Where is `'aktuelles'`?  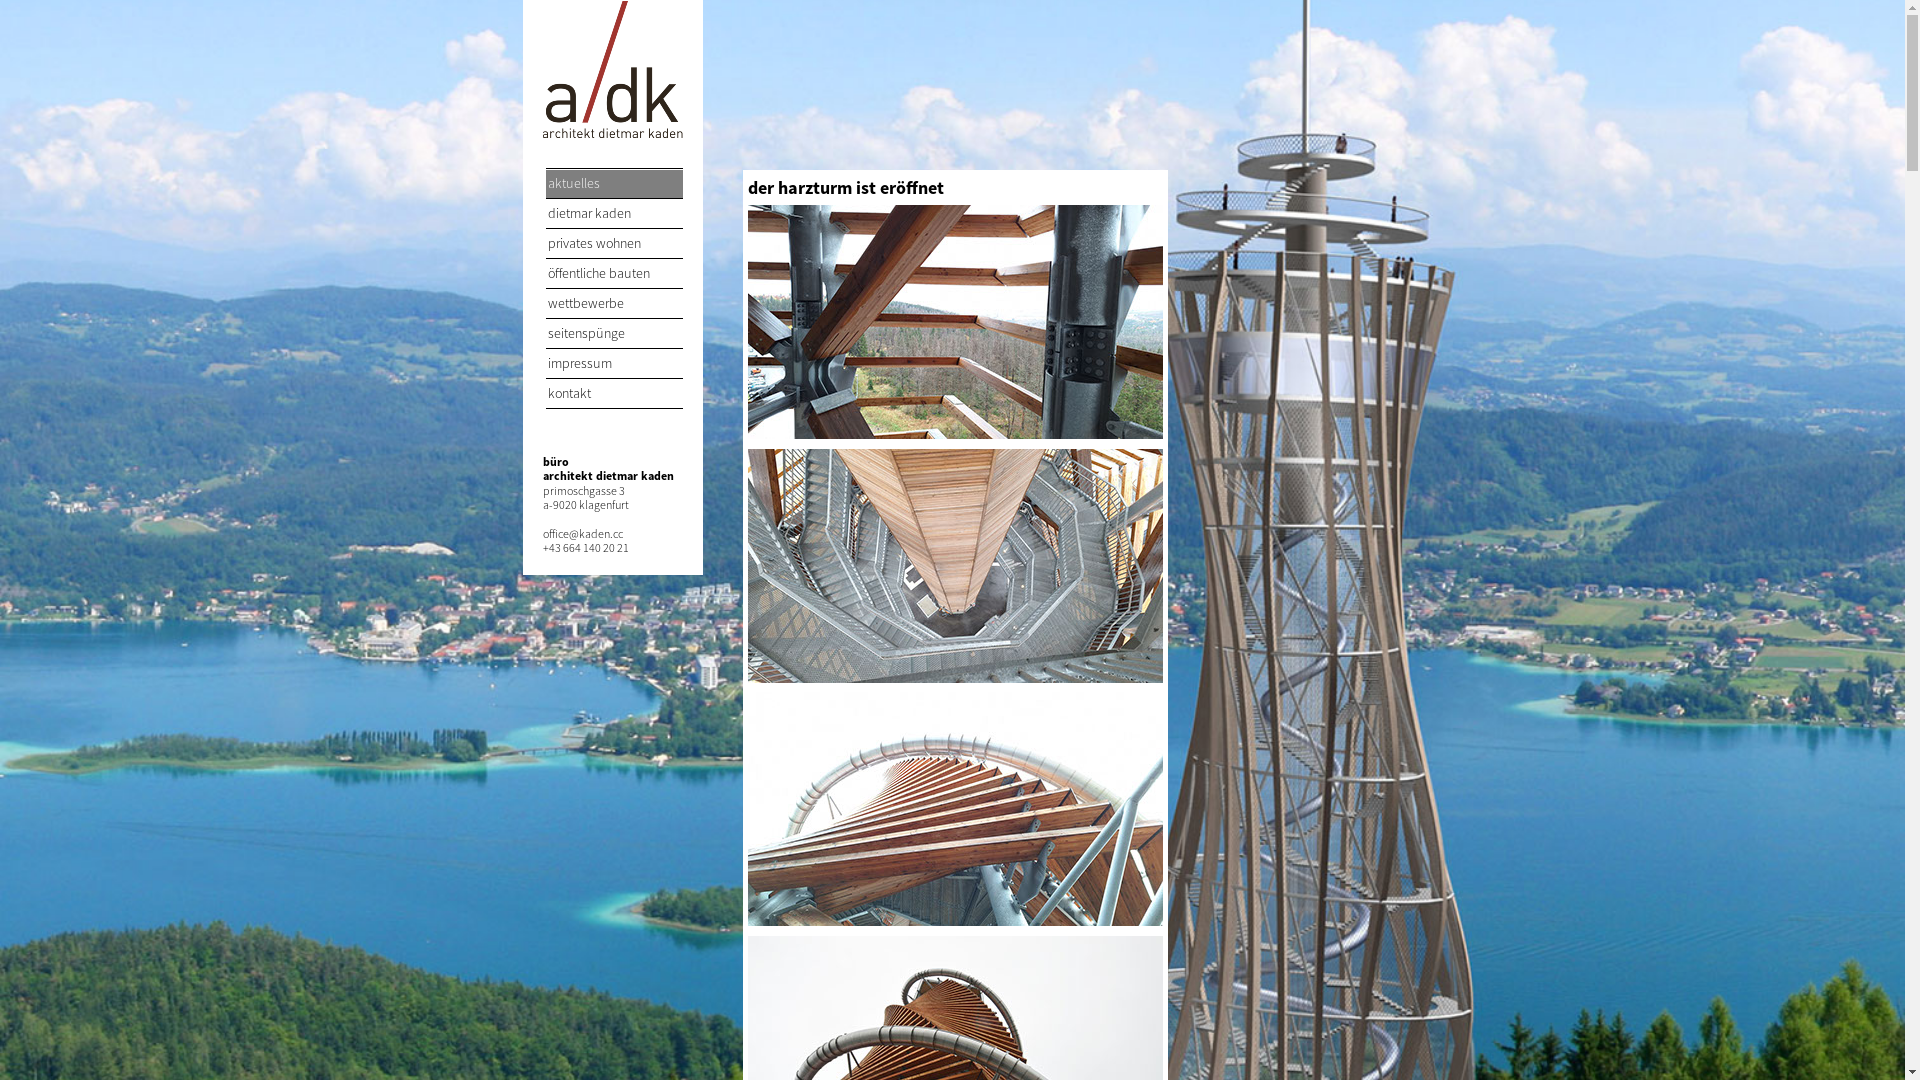
'aktuelles' is located at coordinates (546, 184).